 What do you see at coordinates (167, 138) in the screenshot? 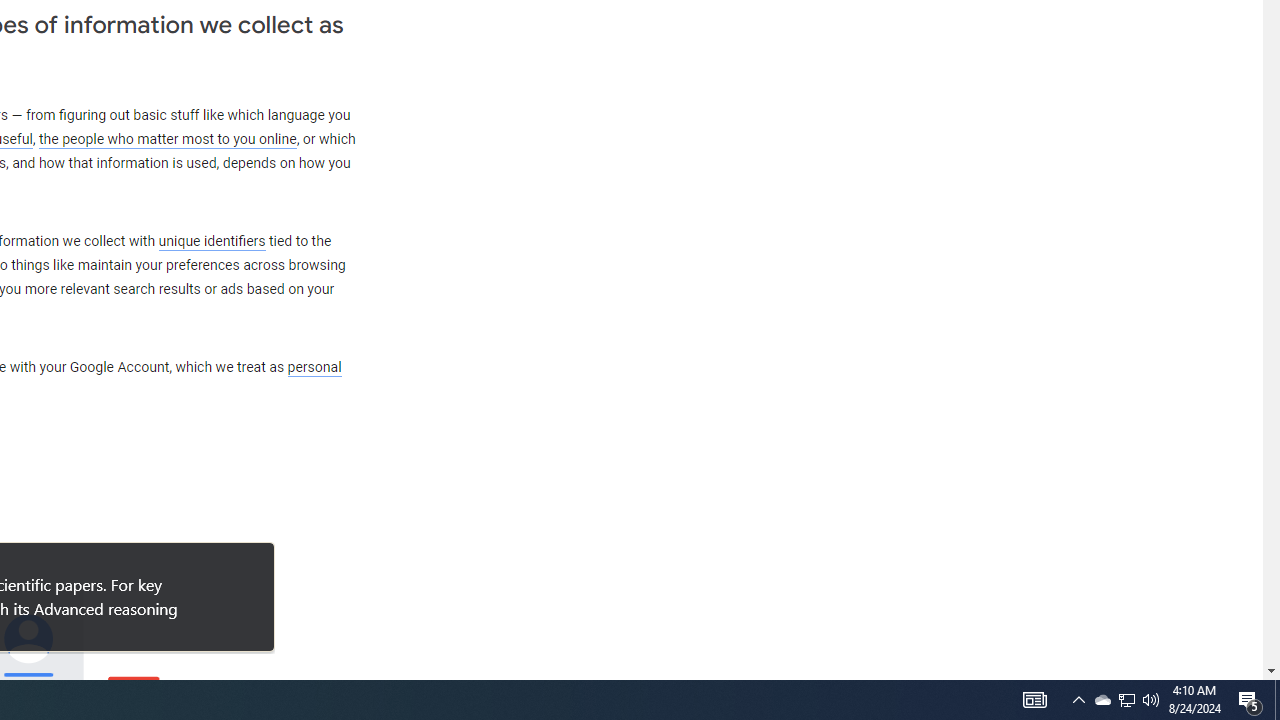
I see `'the people who matter most to you online'` at bounding box center [167, 138].